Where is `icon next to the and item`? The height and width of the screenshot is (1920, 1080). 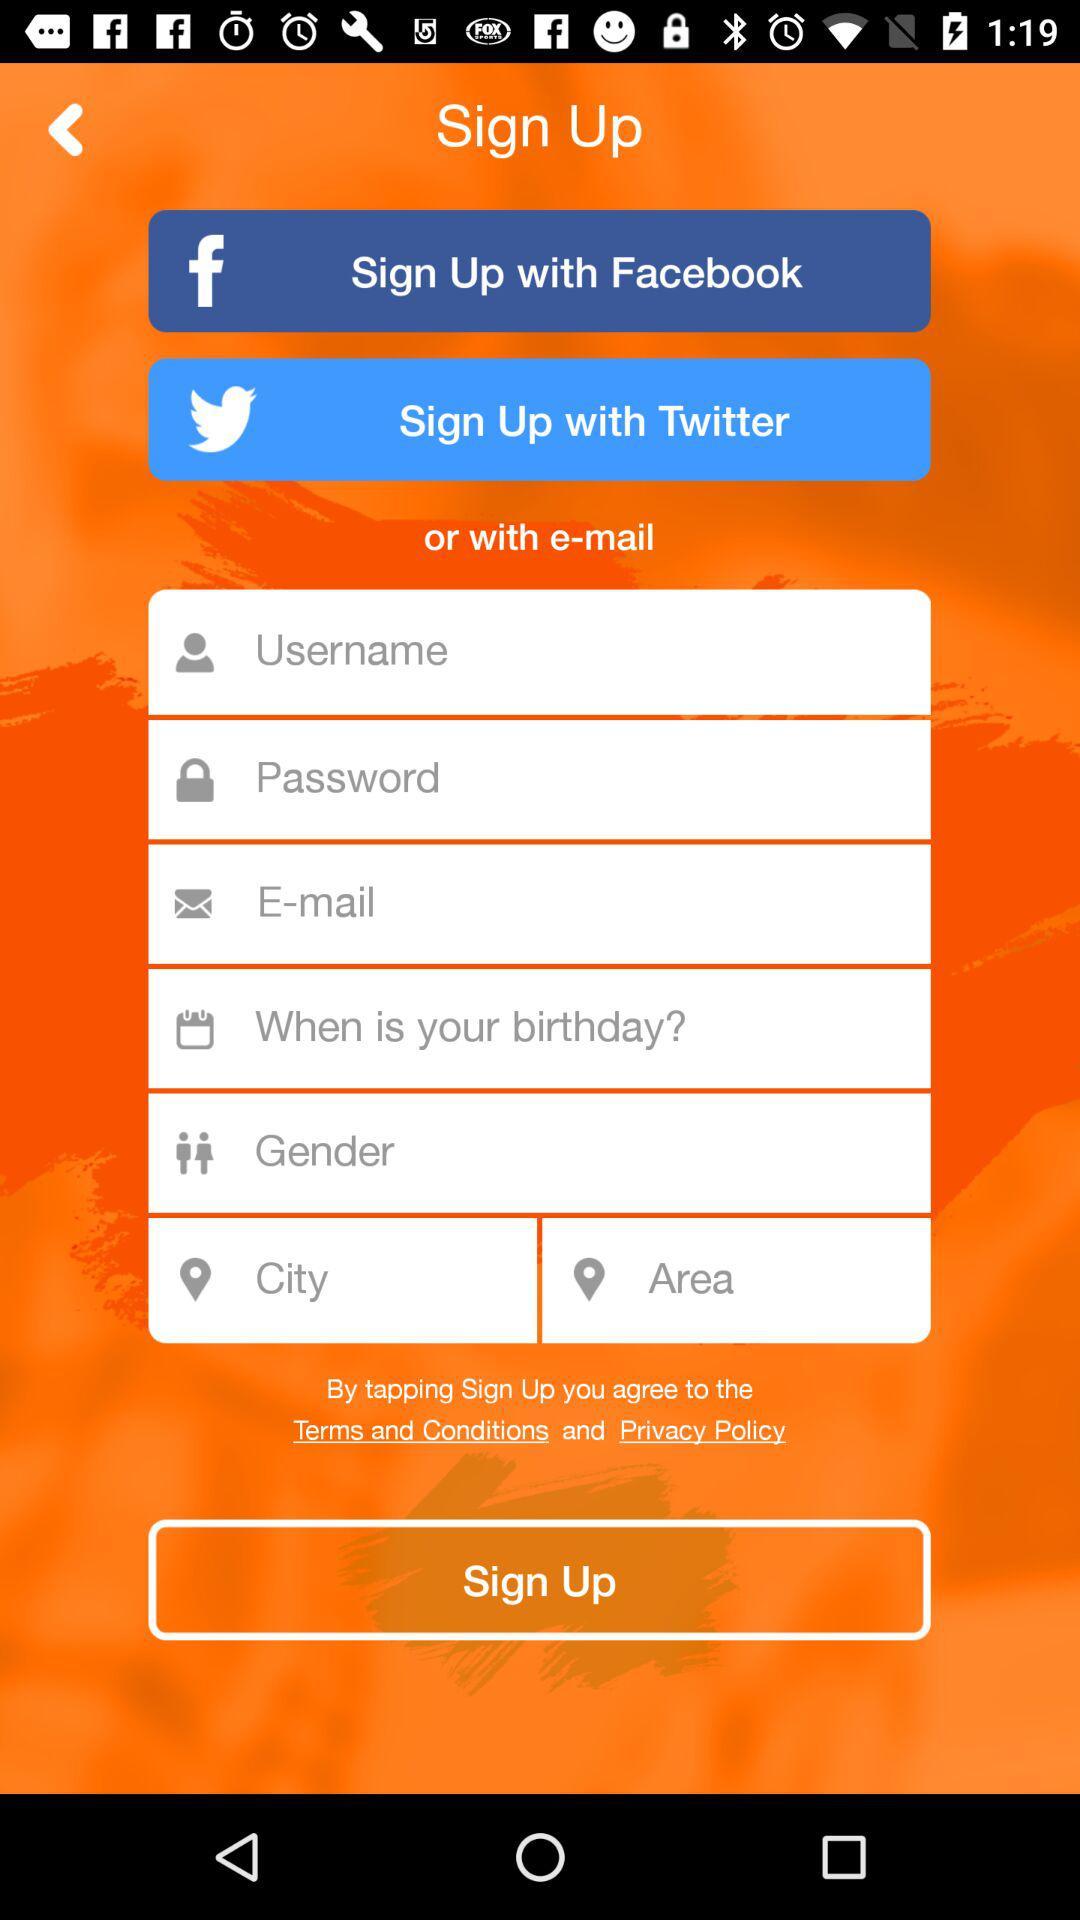
icon next to the and item is located at coordinates (420, 1430).